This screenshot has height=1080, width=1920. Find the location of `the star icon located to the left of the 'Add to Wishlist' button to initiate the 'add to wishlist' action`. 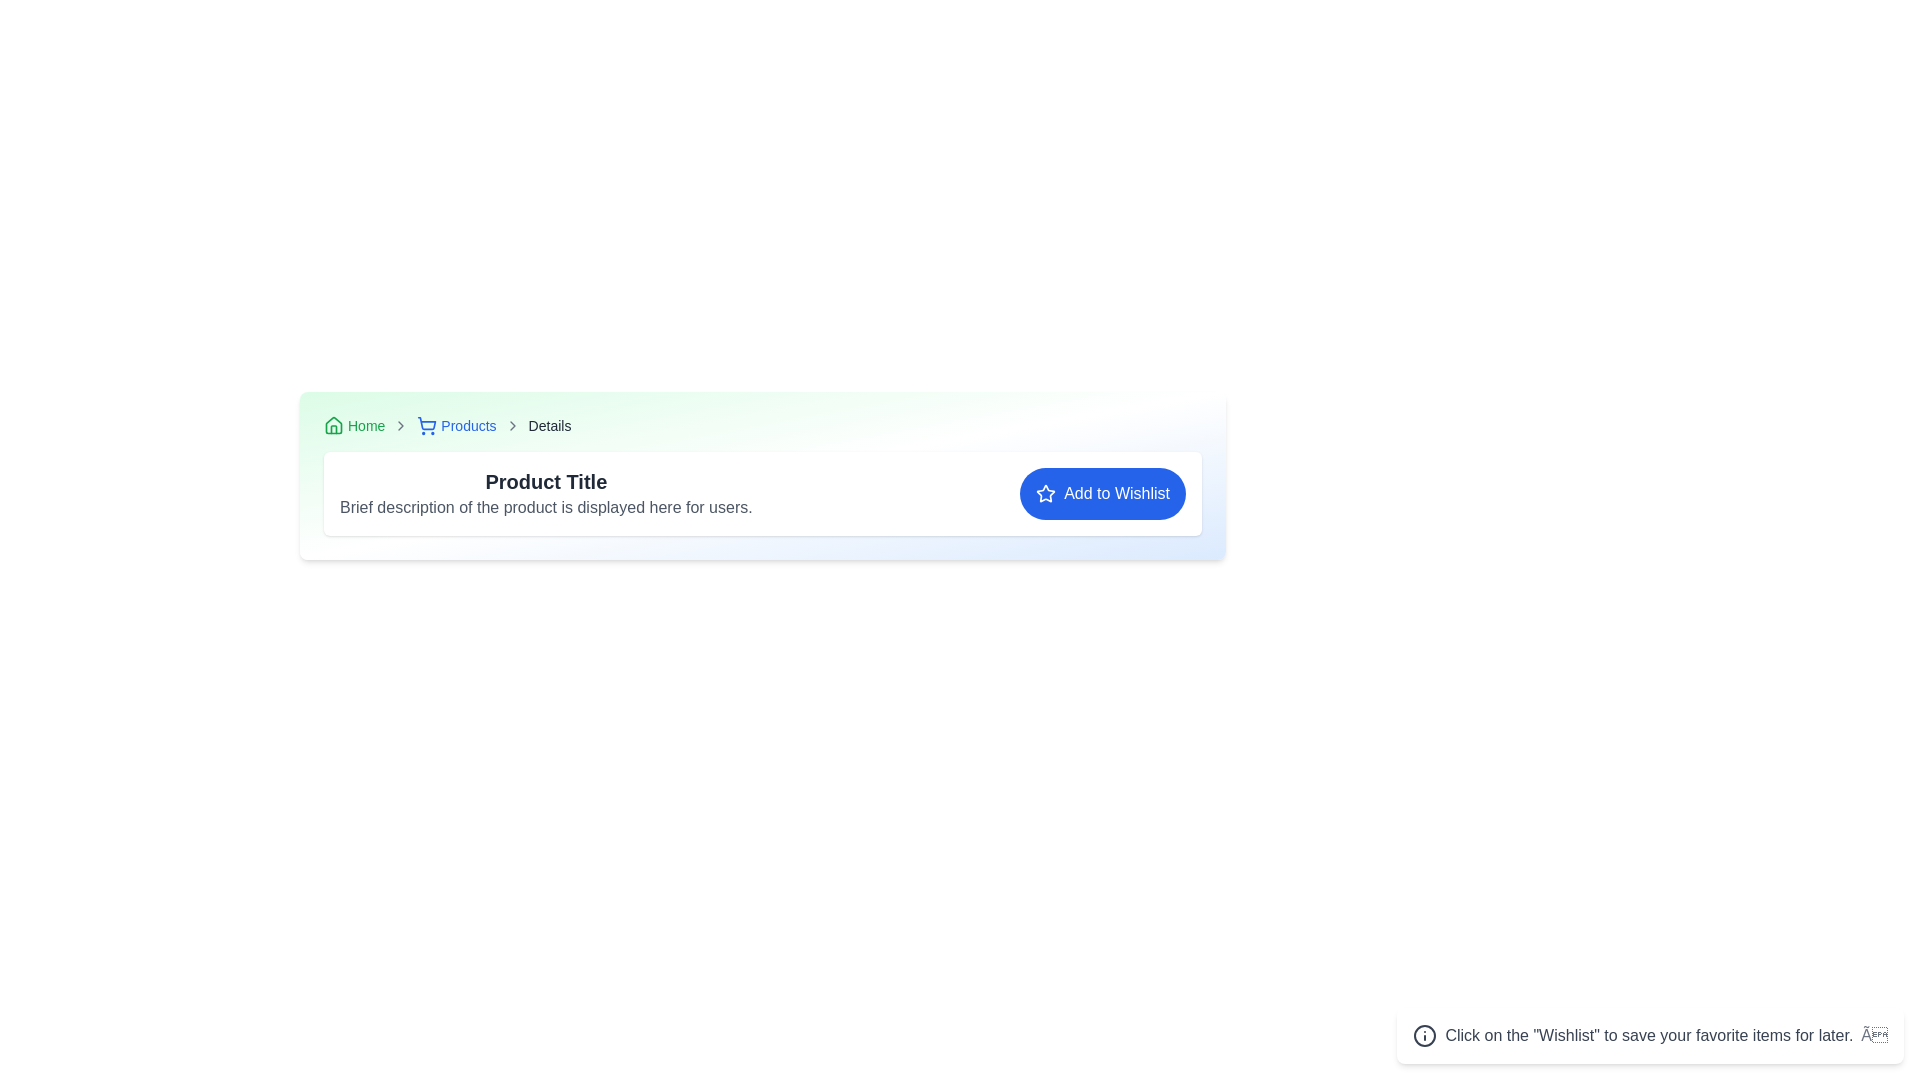

the star icon located to the left of the 'Add to Wishlist' button to initiate the 'add to wishlist' action is located at coordinates (1045, 493).